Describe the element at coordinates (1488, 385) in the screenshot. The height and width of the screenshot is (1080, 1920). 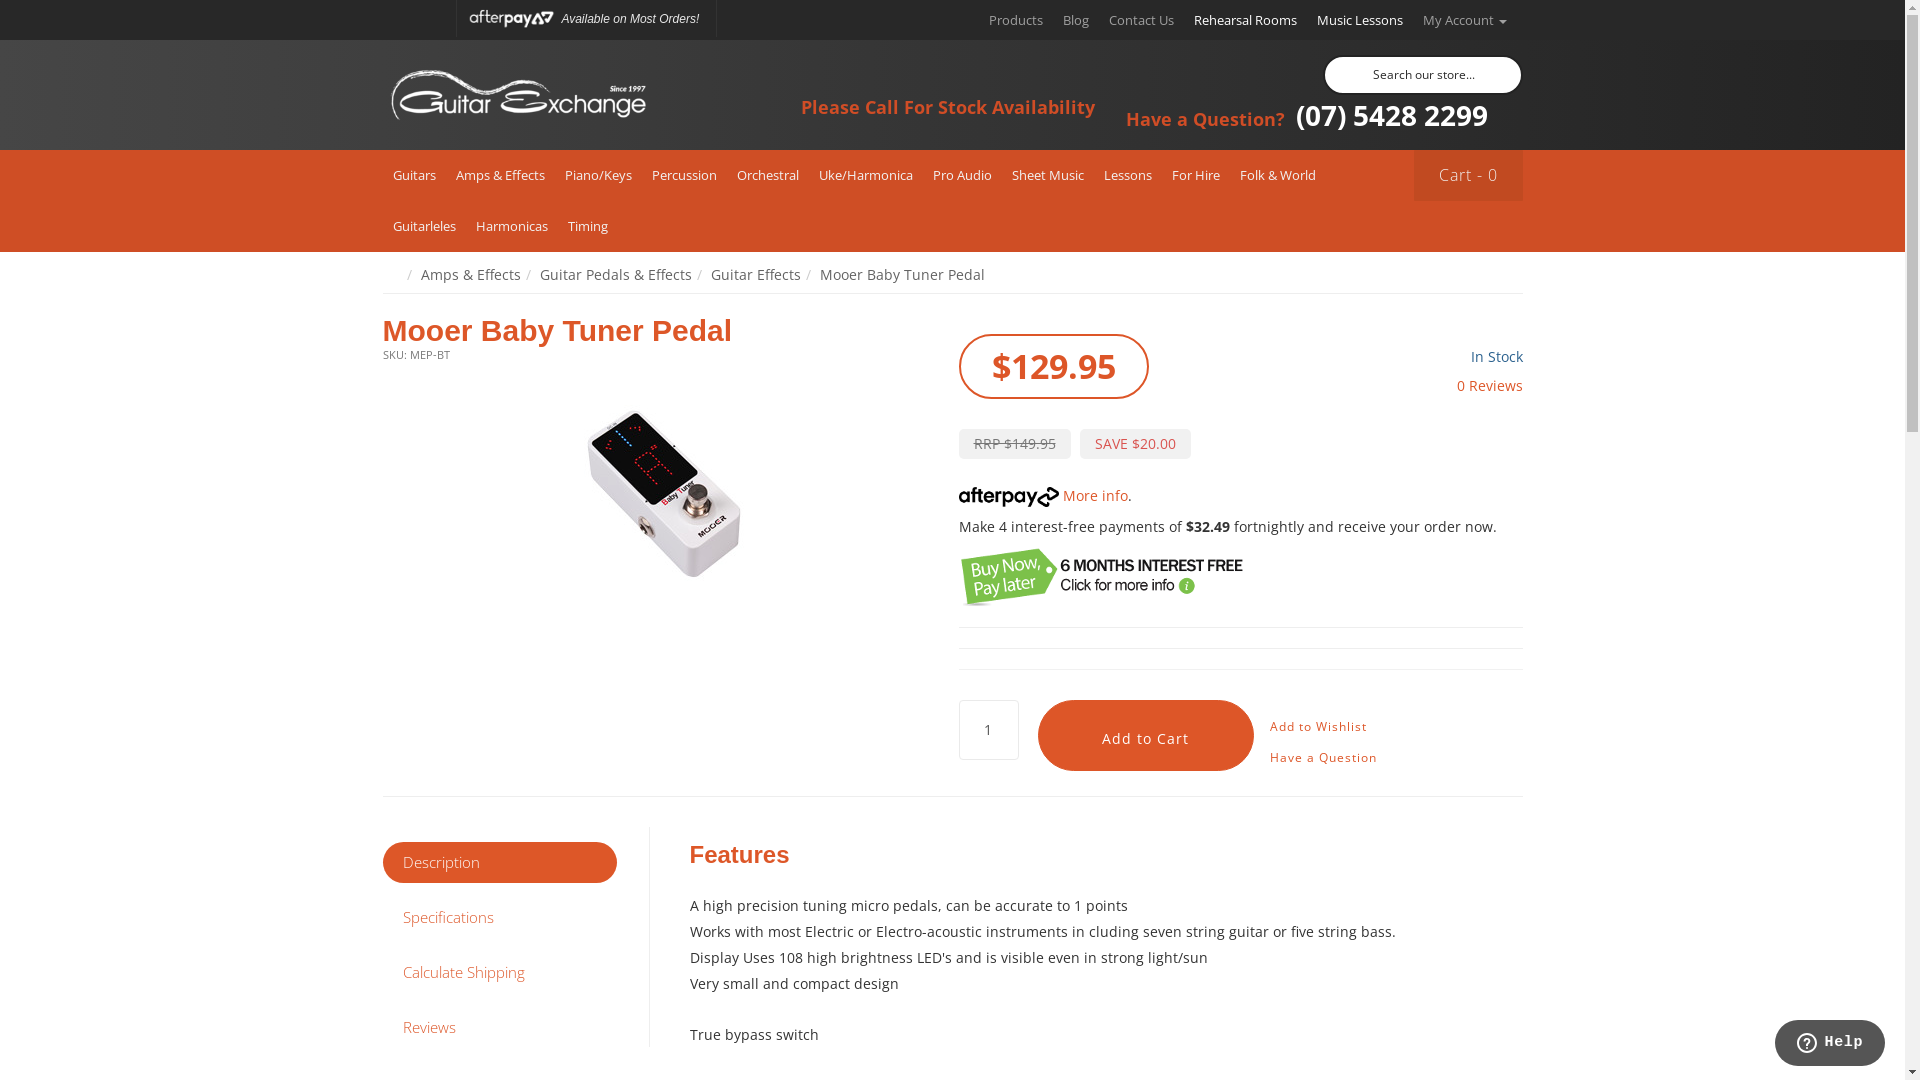
I see `'0 Reviews'` at that location.